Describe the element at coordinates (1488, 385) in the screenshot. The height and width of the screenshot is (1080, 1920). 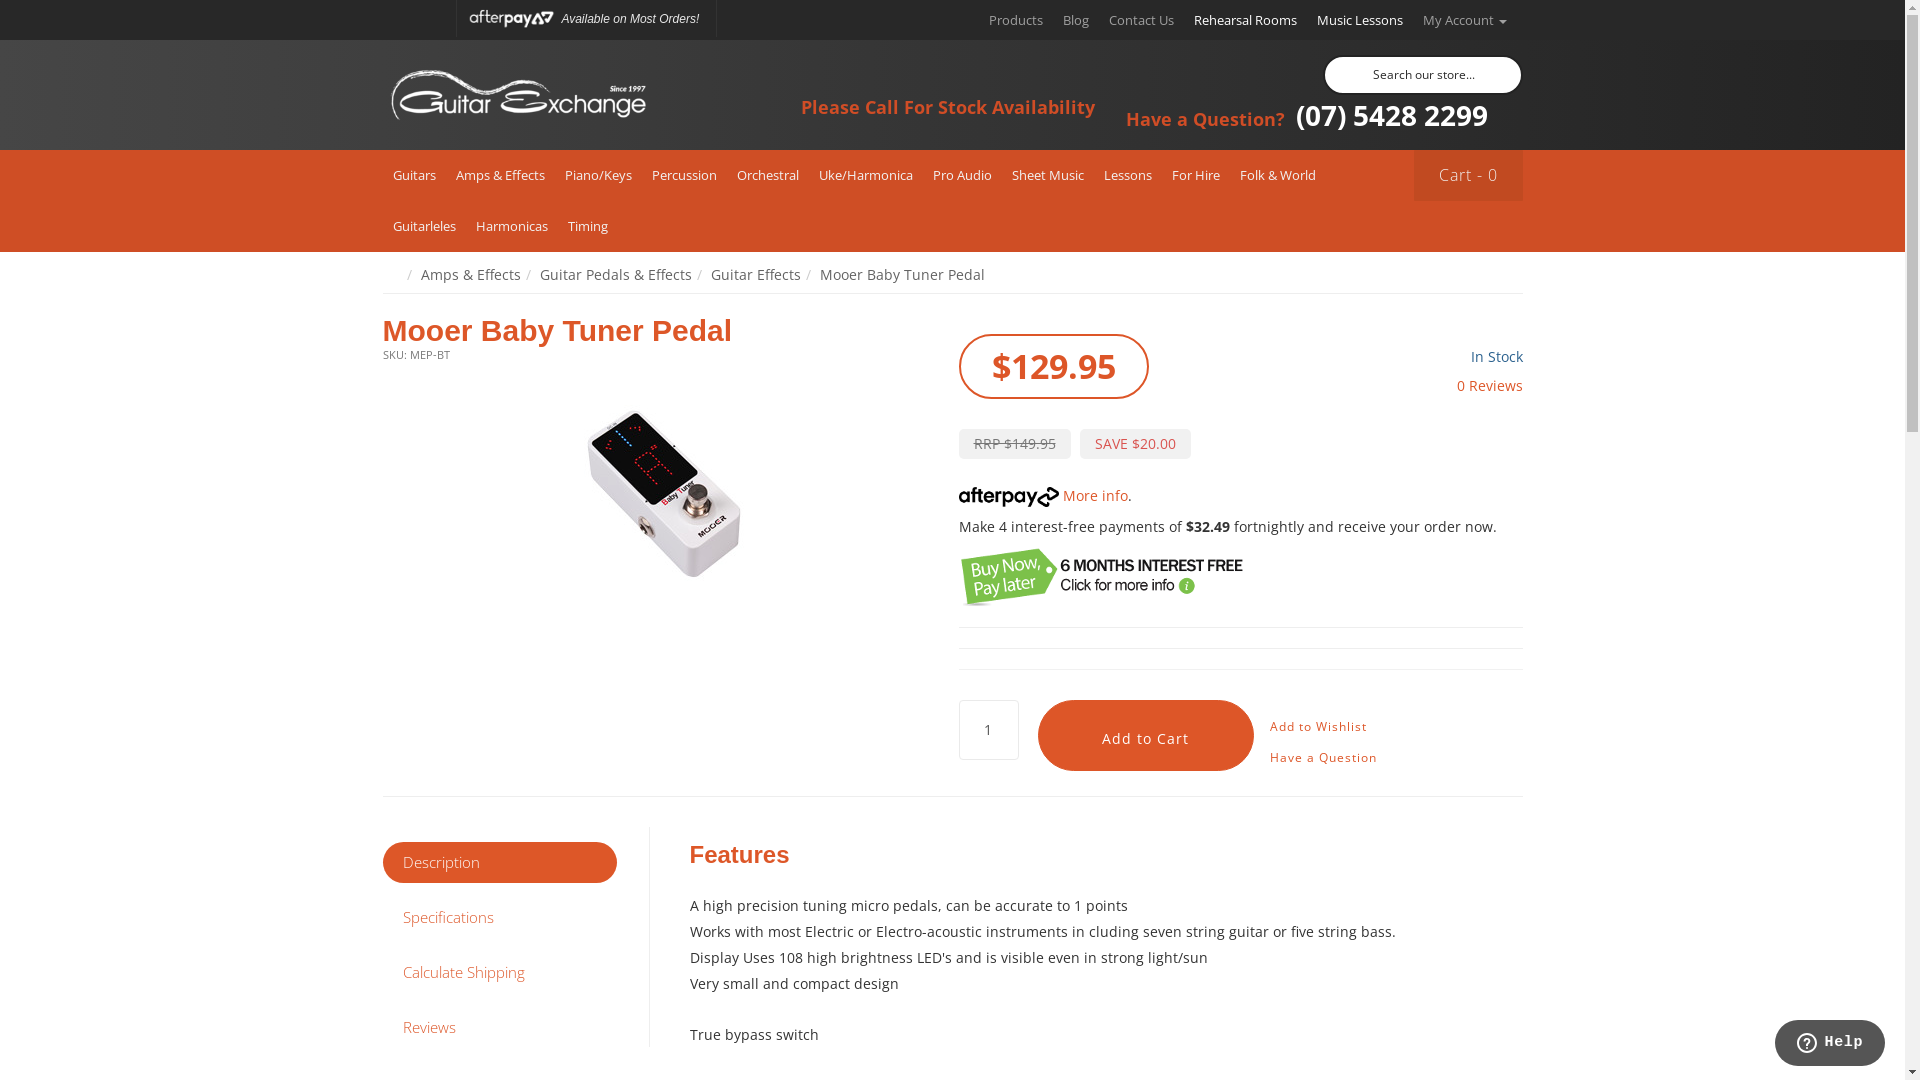
I see `'0 Reviews'` at that location.